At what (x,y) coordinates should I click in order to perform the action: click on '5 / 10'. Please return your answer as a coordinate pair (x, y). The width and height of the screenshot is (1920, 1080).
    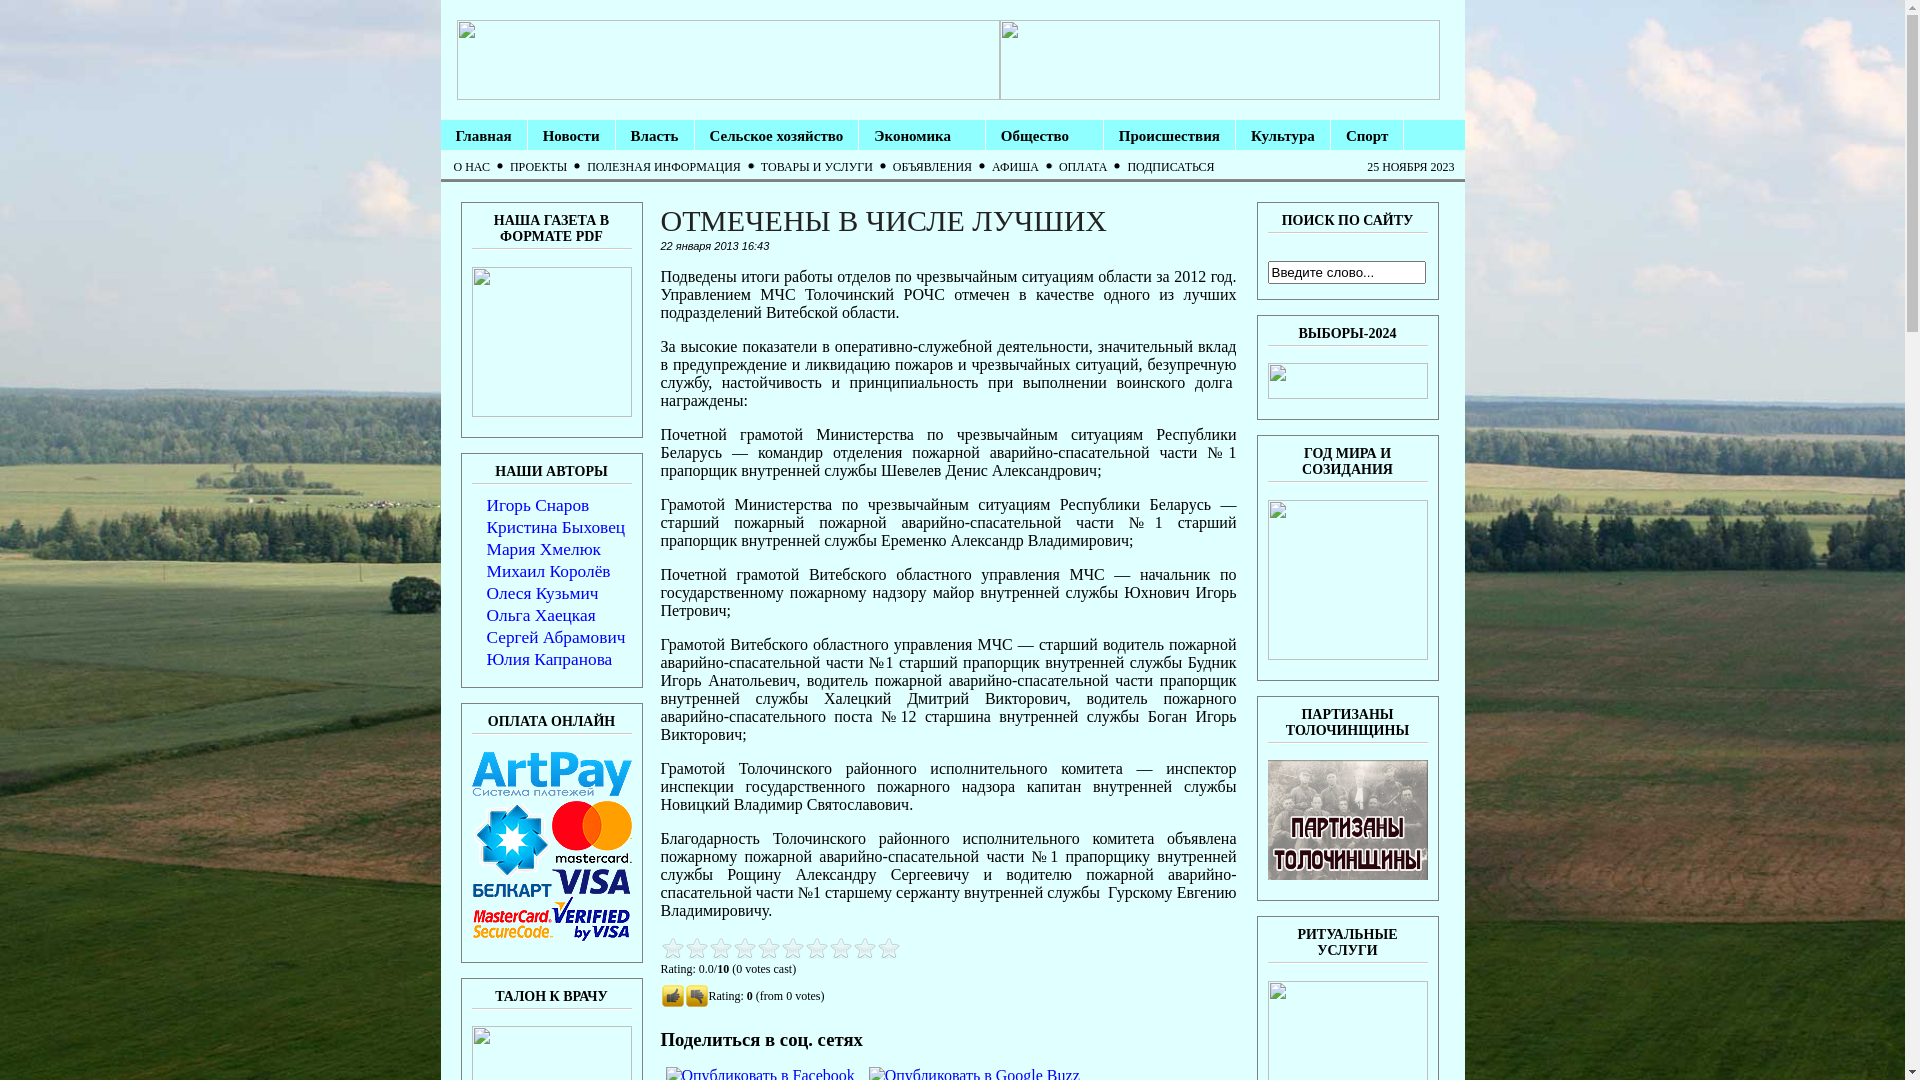
    Looking at the image, I should click on (720, 947).